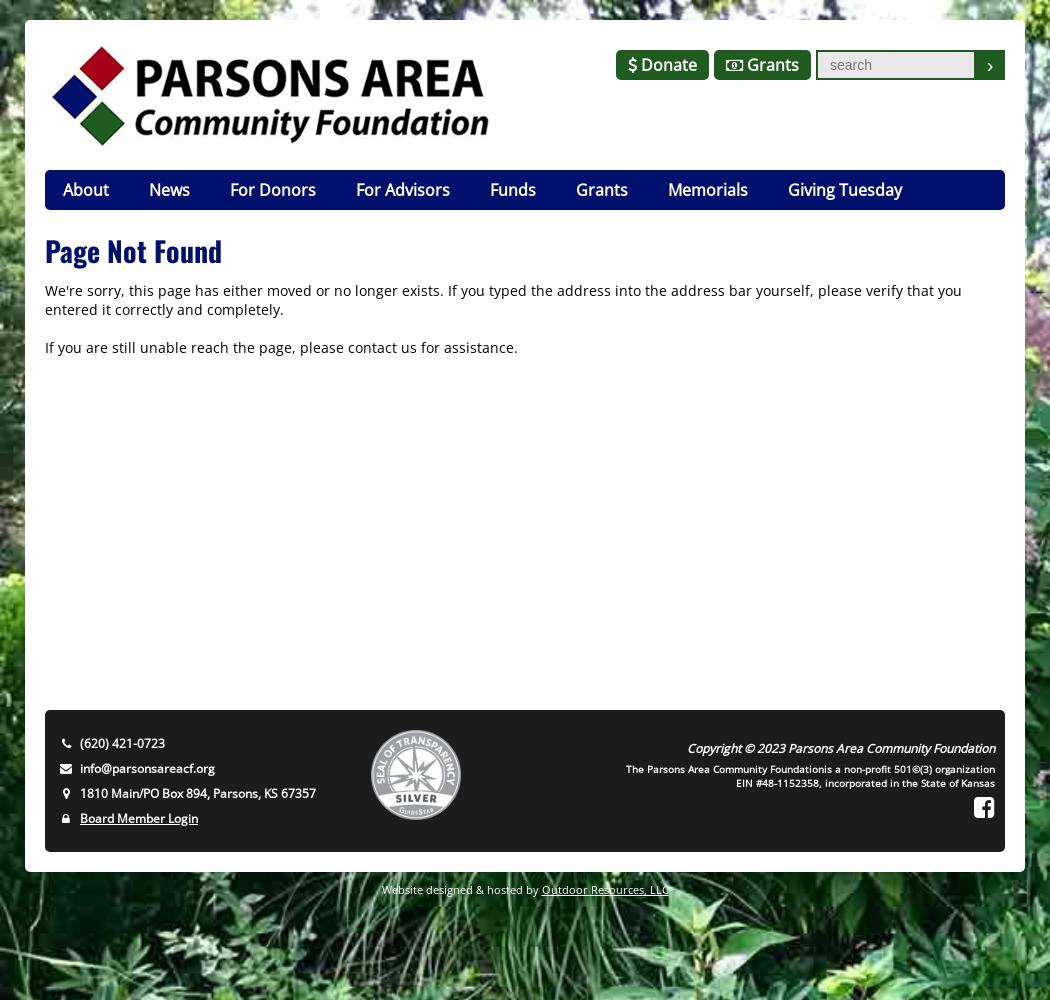 This screenshot has width=1050, height=1000. What do you see at coordinates (665, 64) in the screenshot?
I see `'Donate'` at bounding box center [665, 64].